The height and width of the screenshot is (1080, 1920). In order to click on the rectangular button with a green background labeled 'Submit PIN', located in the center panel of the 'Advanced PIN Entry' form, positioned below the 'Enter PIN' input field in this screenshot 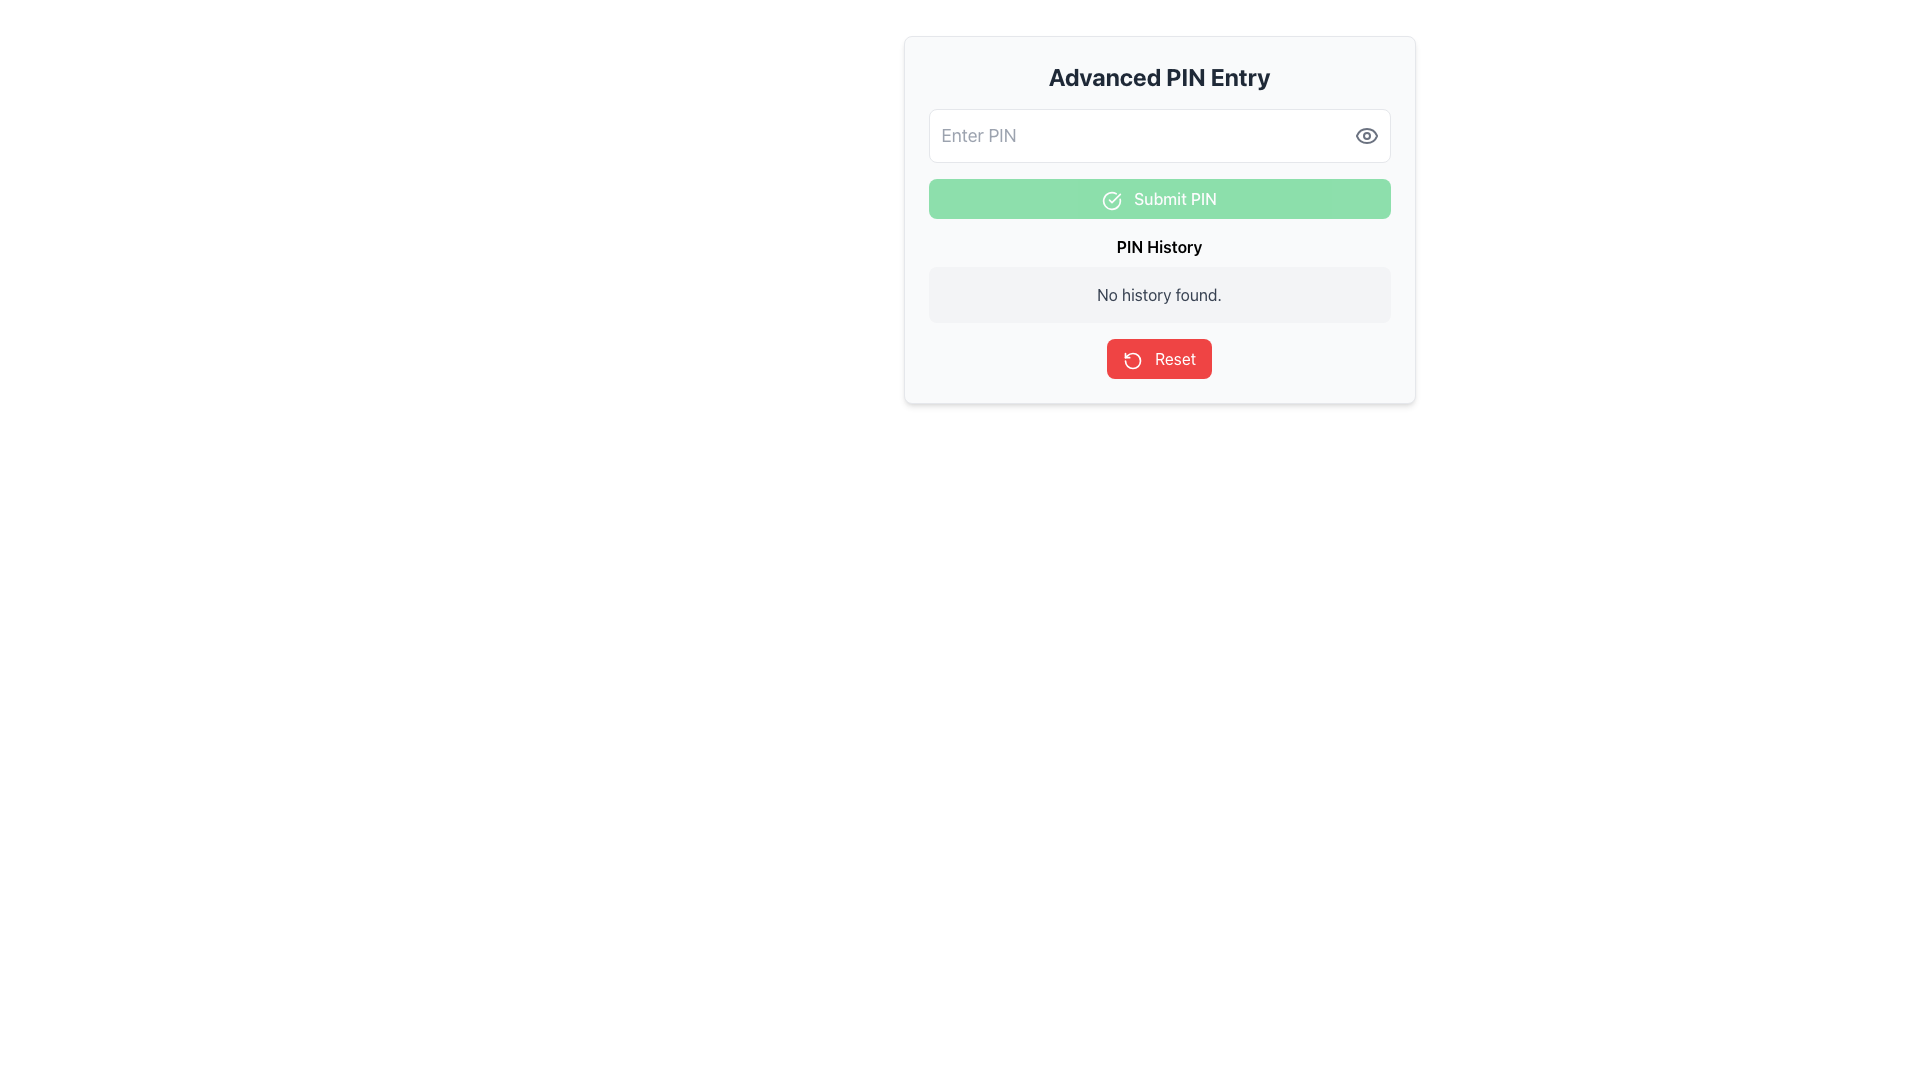, I will do `click(1159, 199)`.